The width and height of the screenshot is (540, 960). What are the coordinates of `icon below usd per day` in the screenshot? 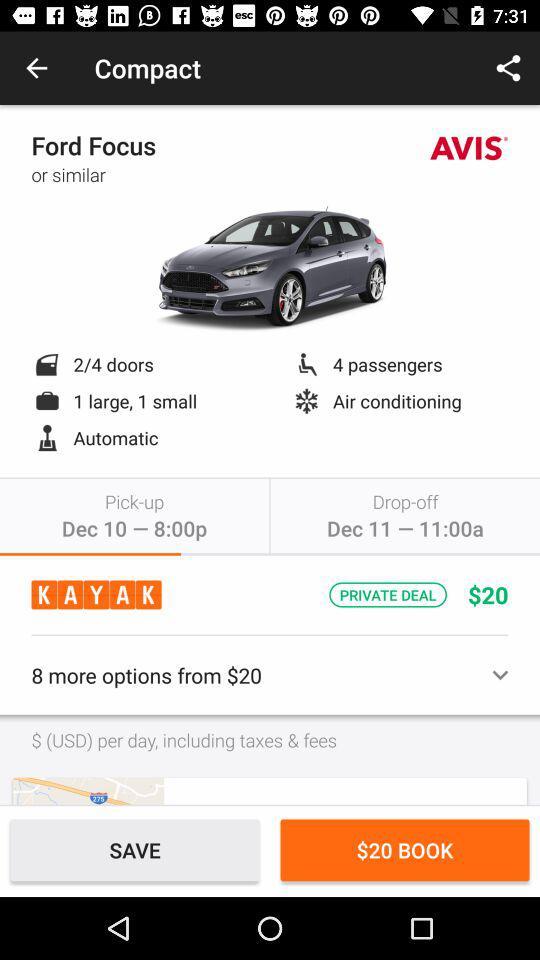 It's located at (87, 791).